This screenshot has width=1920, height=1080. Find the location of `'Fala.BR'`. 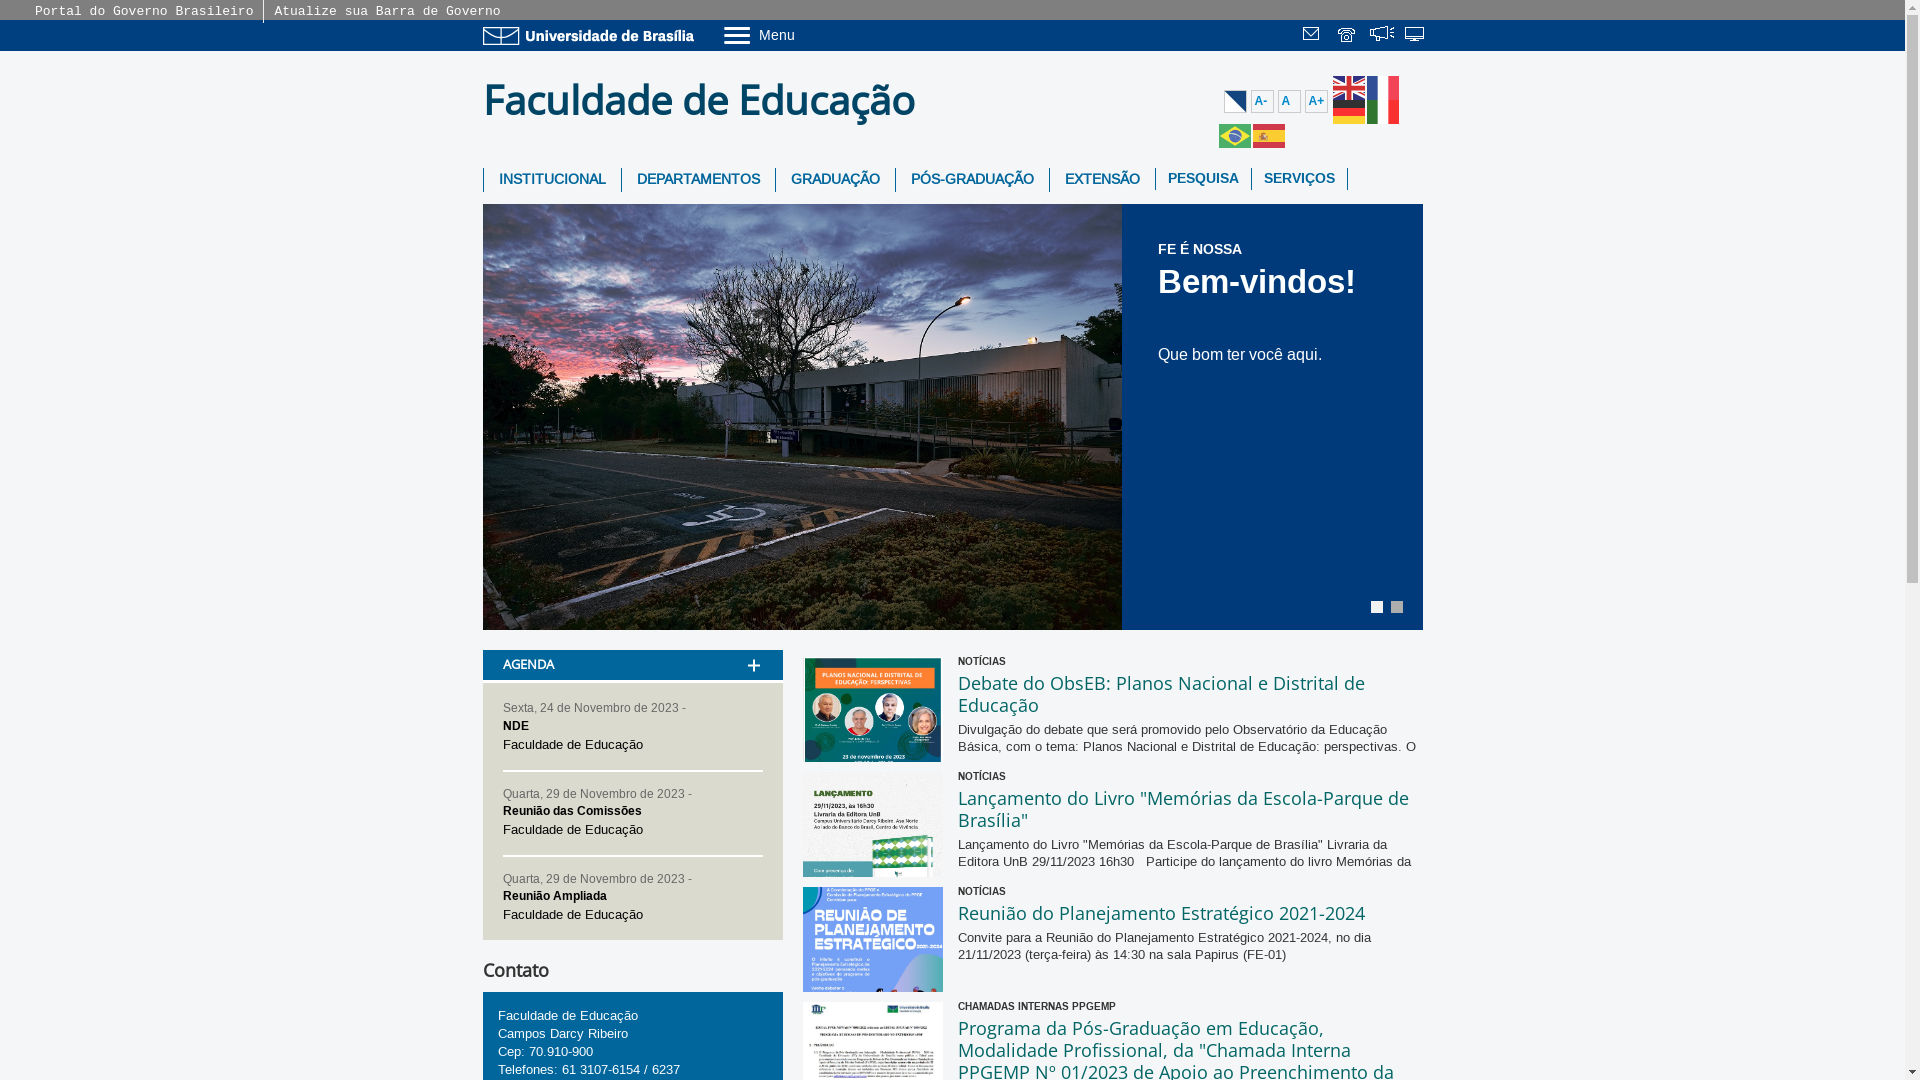

'Fala.BR' is located at coordinates (1368, 36).